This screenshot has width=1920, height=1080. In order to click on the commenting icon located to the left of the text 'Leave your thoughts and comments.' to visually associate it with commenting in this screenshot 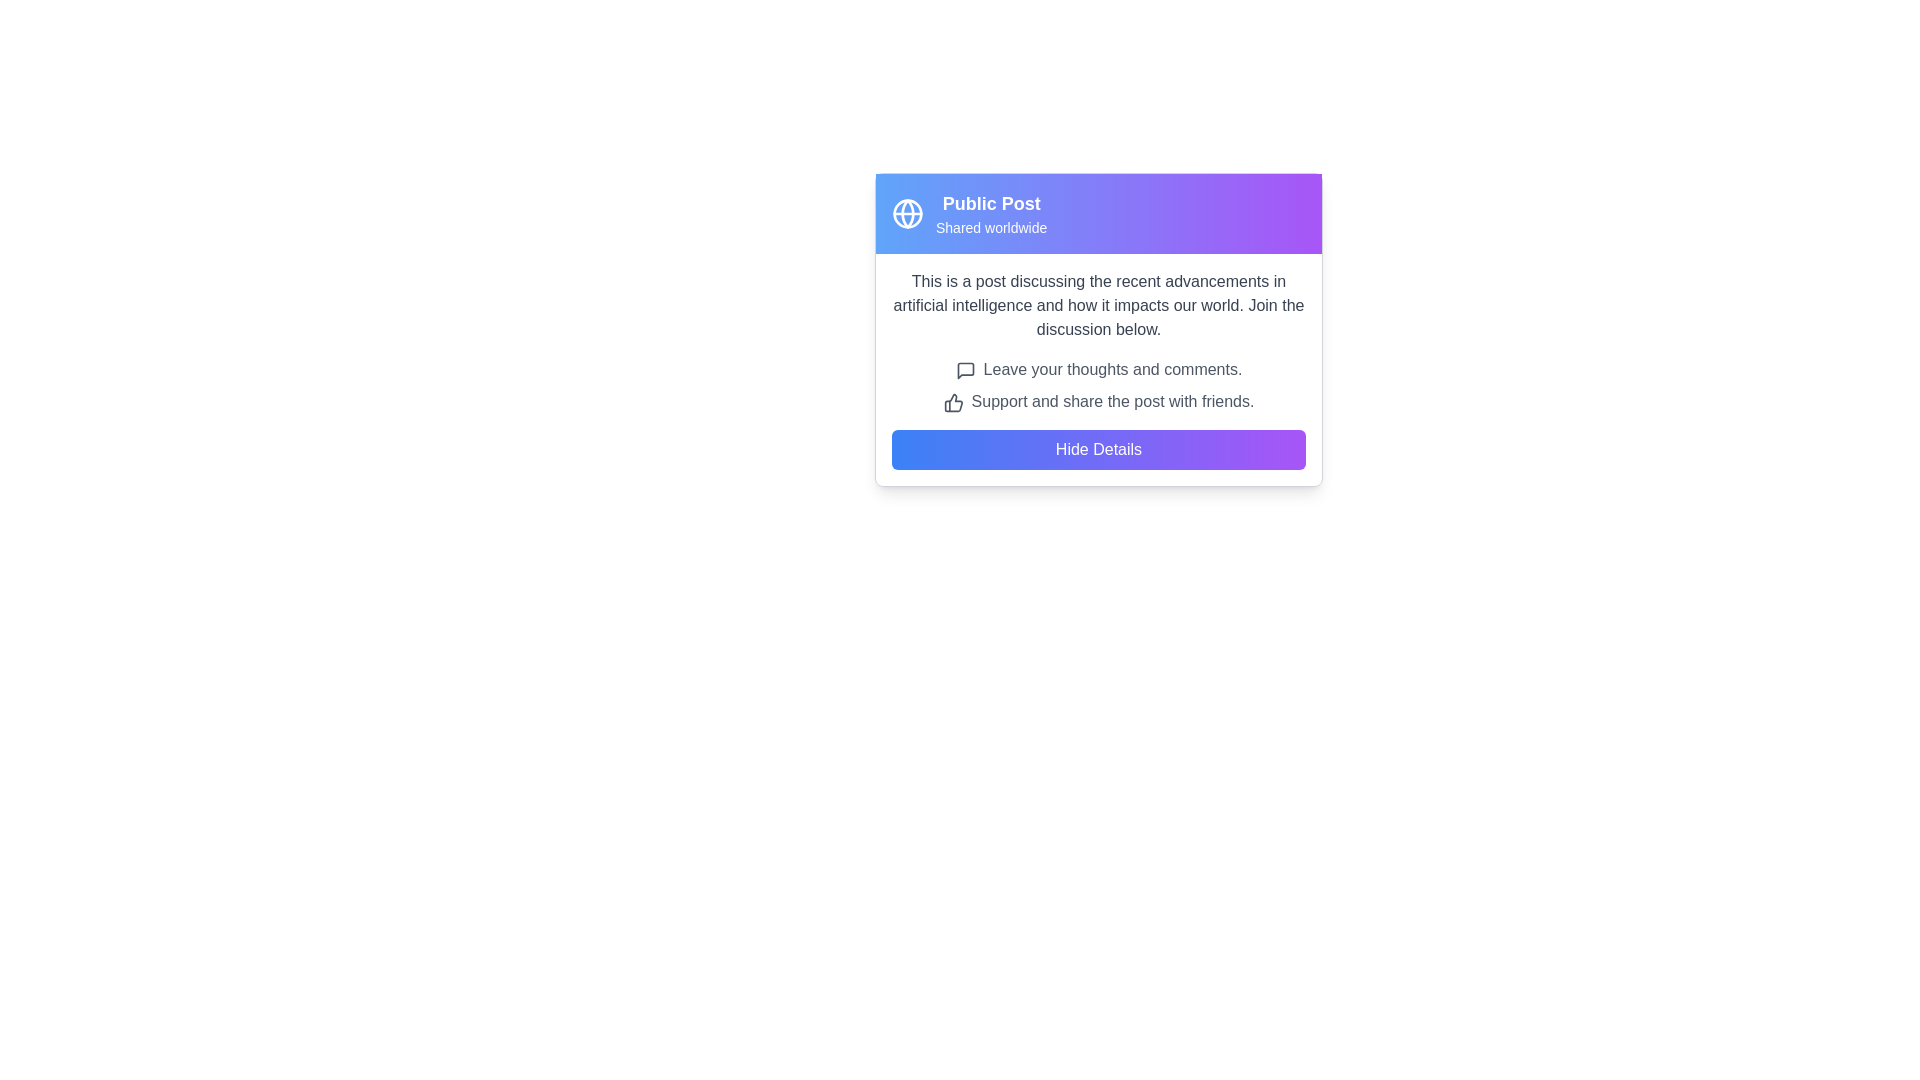, I will do `click(965, 370)`.